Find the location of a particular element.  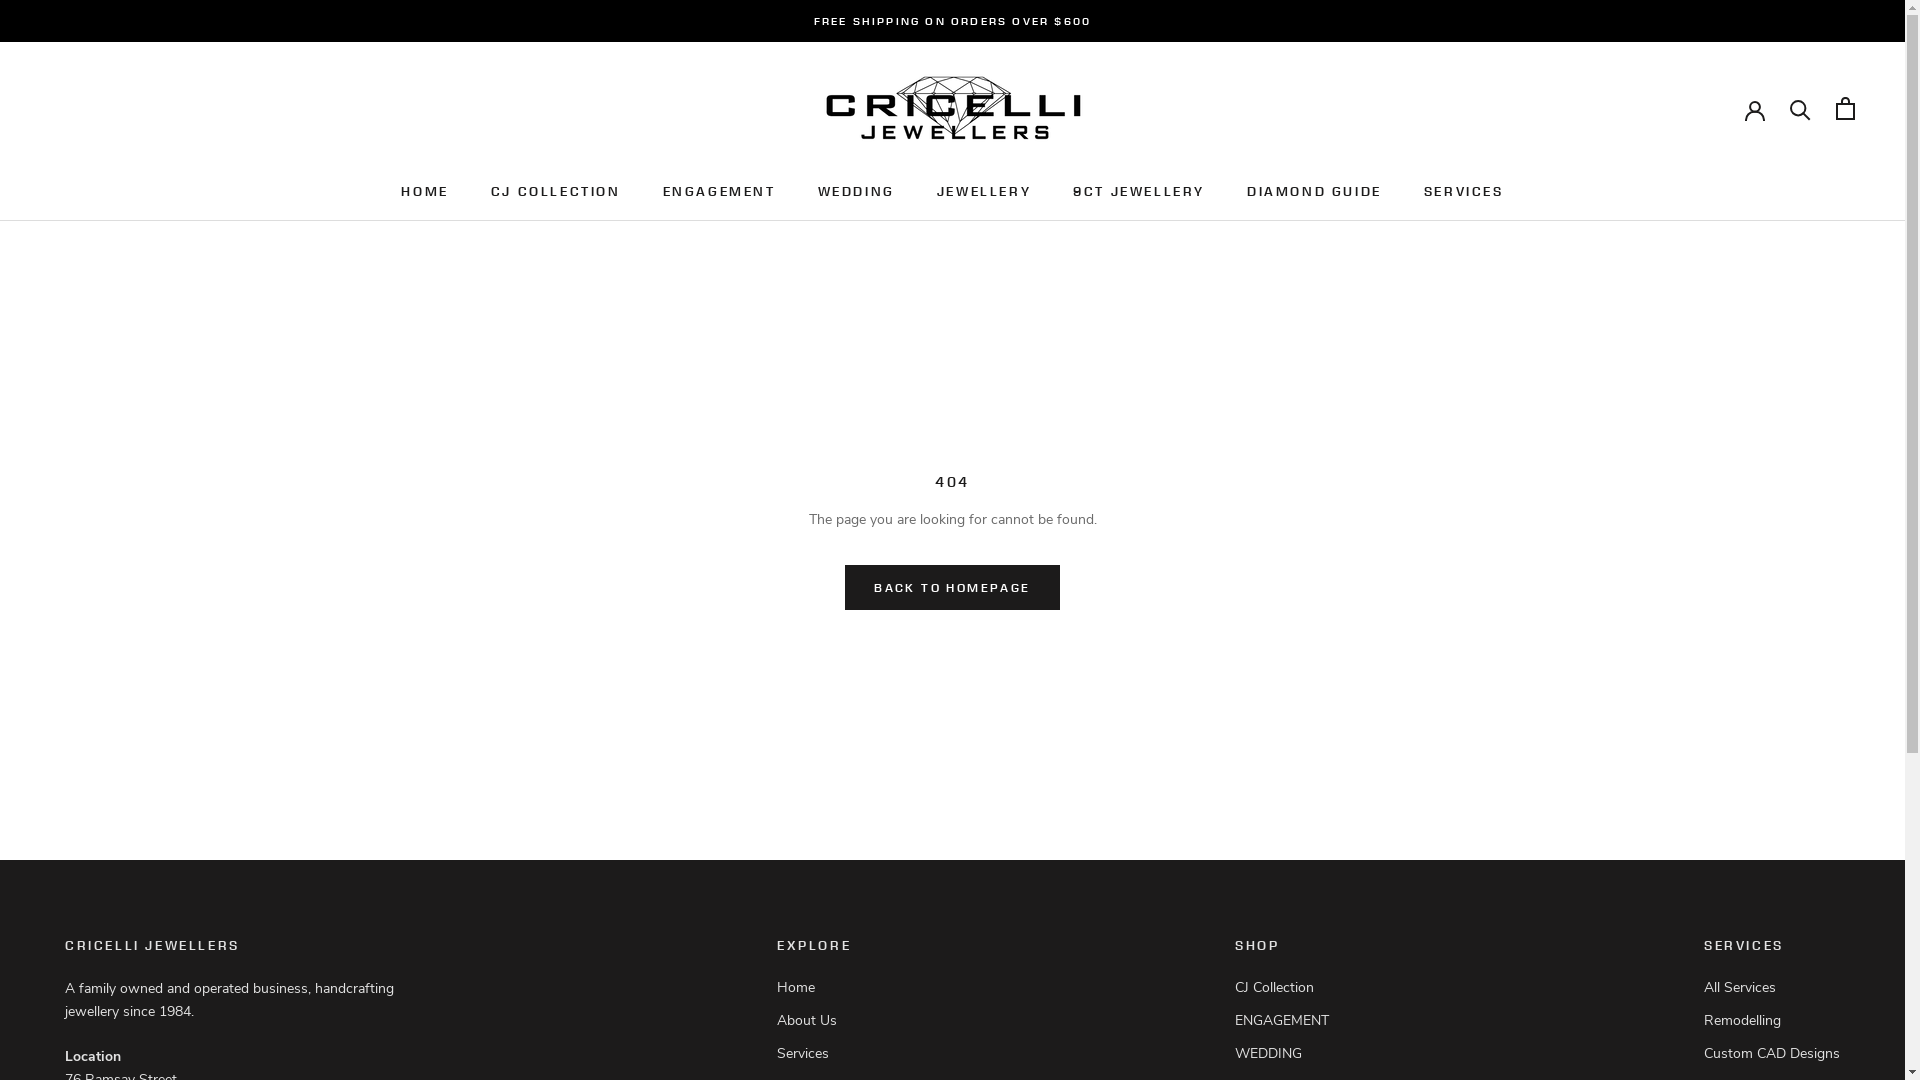

'DIAMOND GUIDE is located at coordinates (1314, 191).